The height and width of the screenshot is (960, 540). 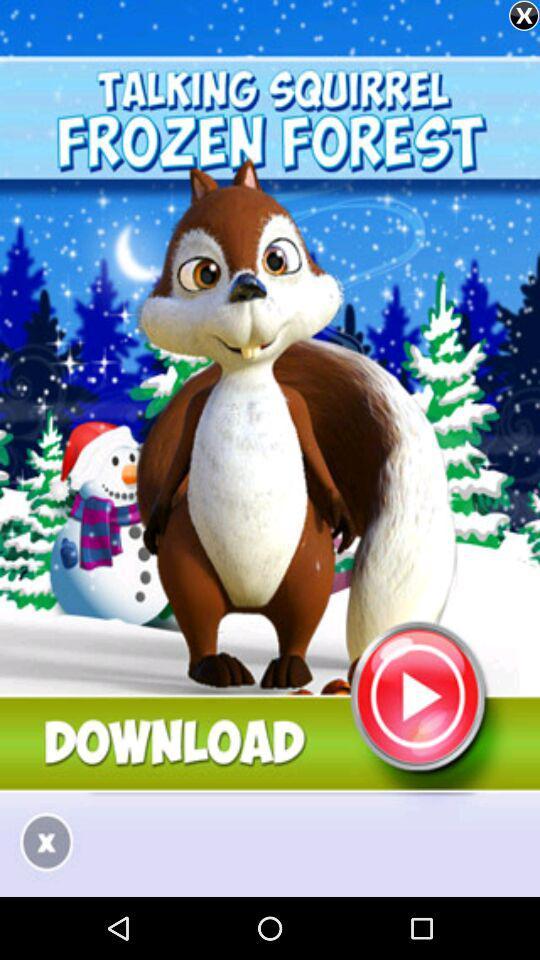 I want to click on the close icon, so click(x=524, y=15).